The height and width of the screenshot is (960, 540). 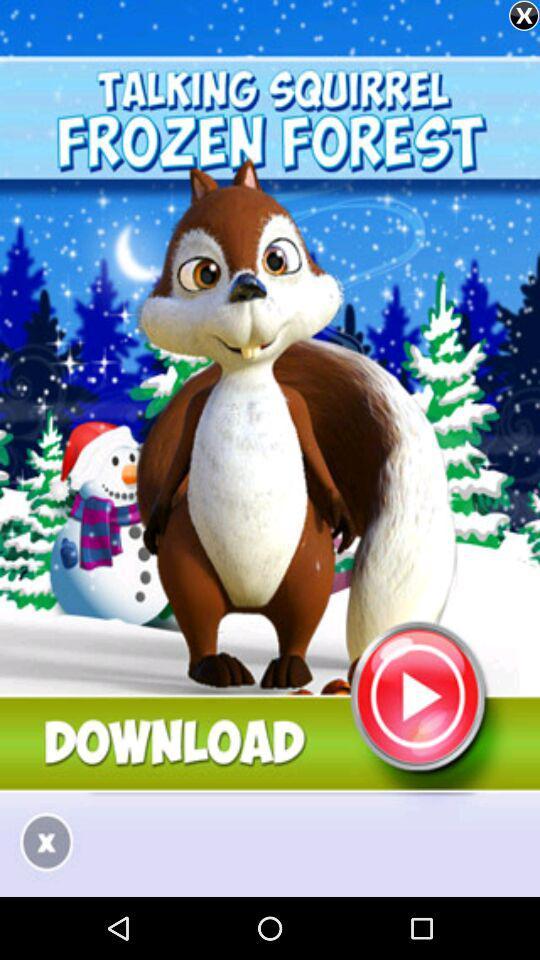 I want to click on the close icon, so click(x=524, y=15).